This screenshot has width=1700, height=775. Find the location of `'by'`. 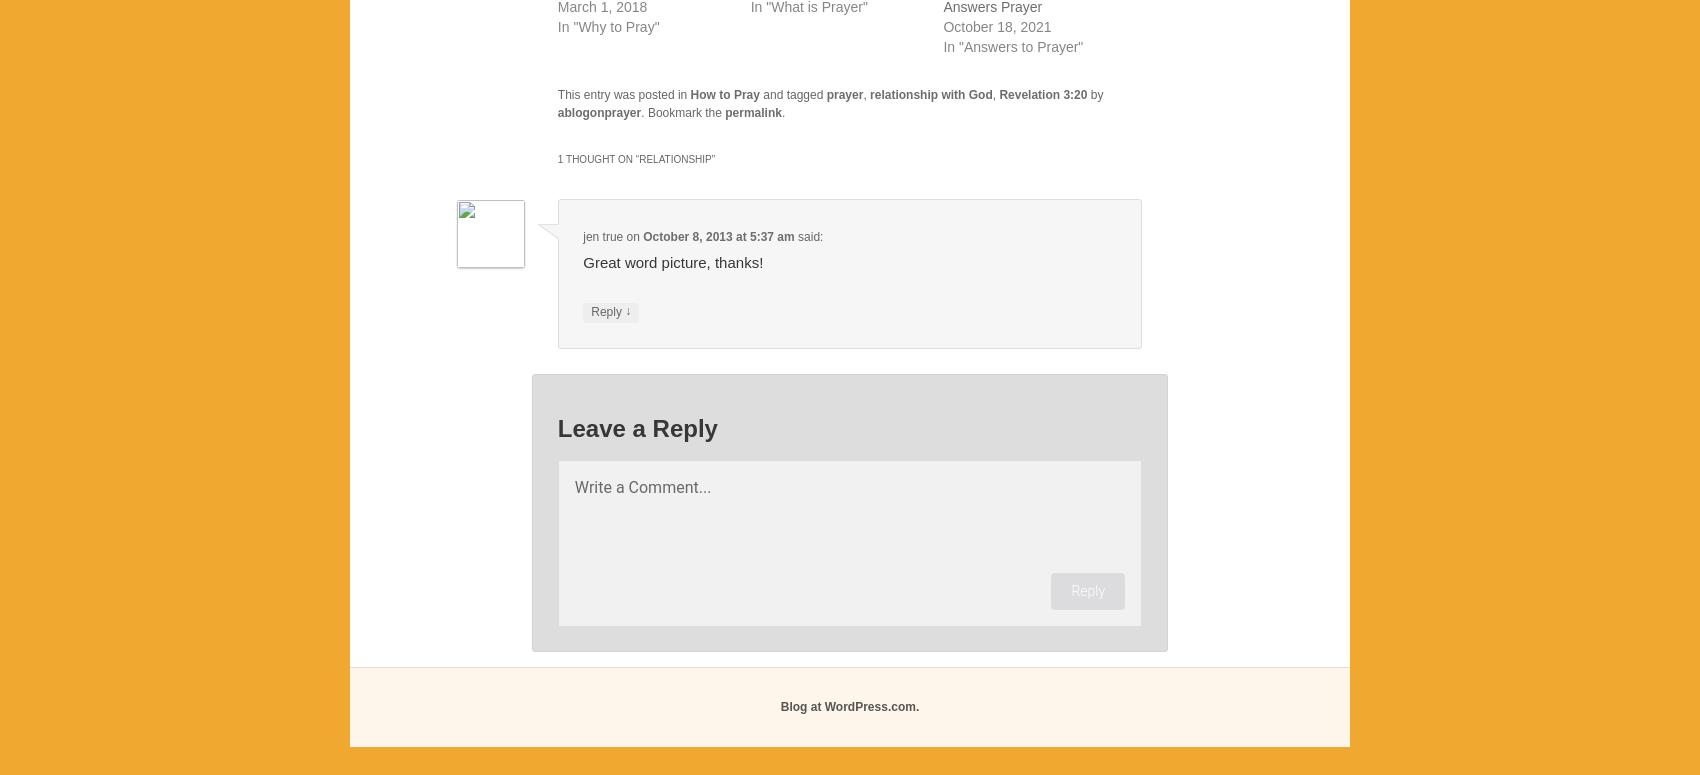

'by' is located at coordinates (1094, 95).